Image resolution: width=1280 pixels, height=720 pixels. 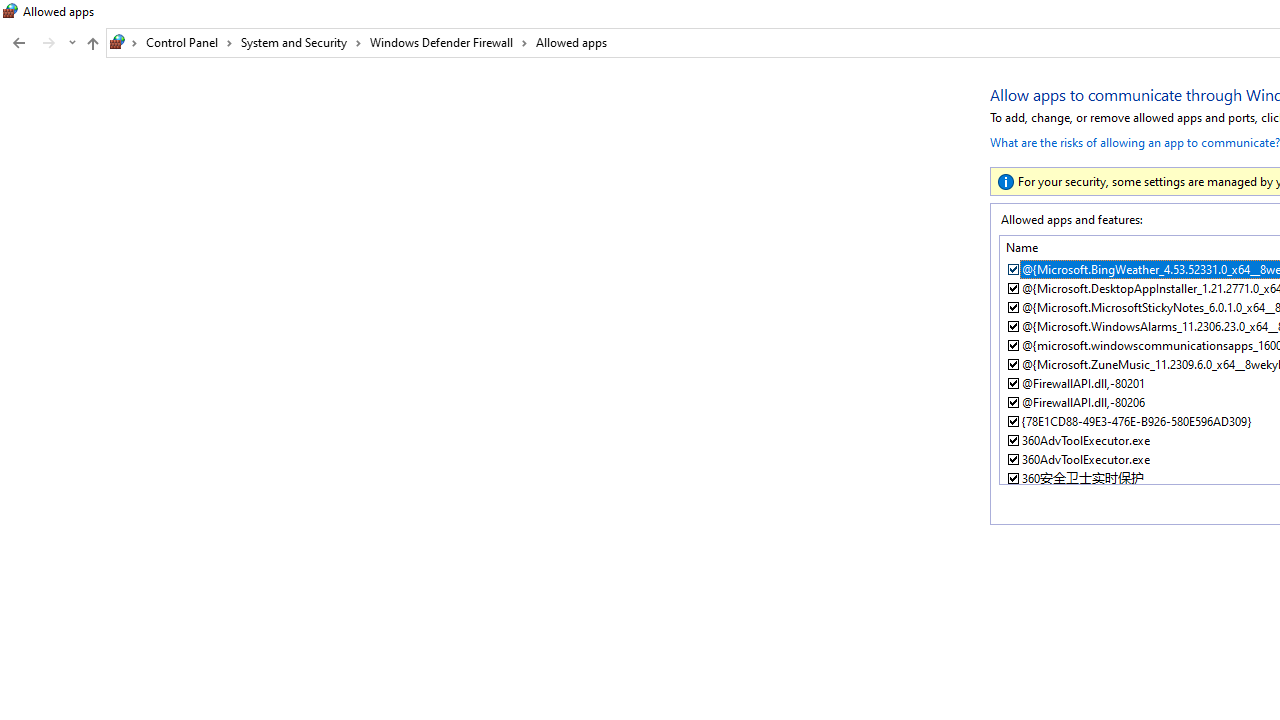 I want to click on 'All locations', so click(x=123, y=42).